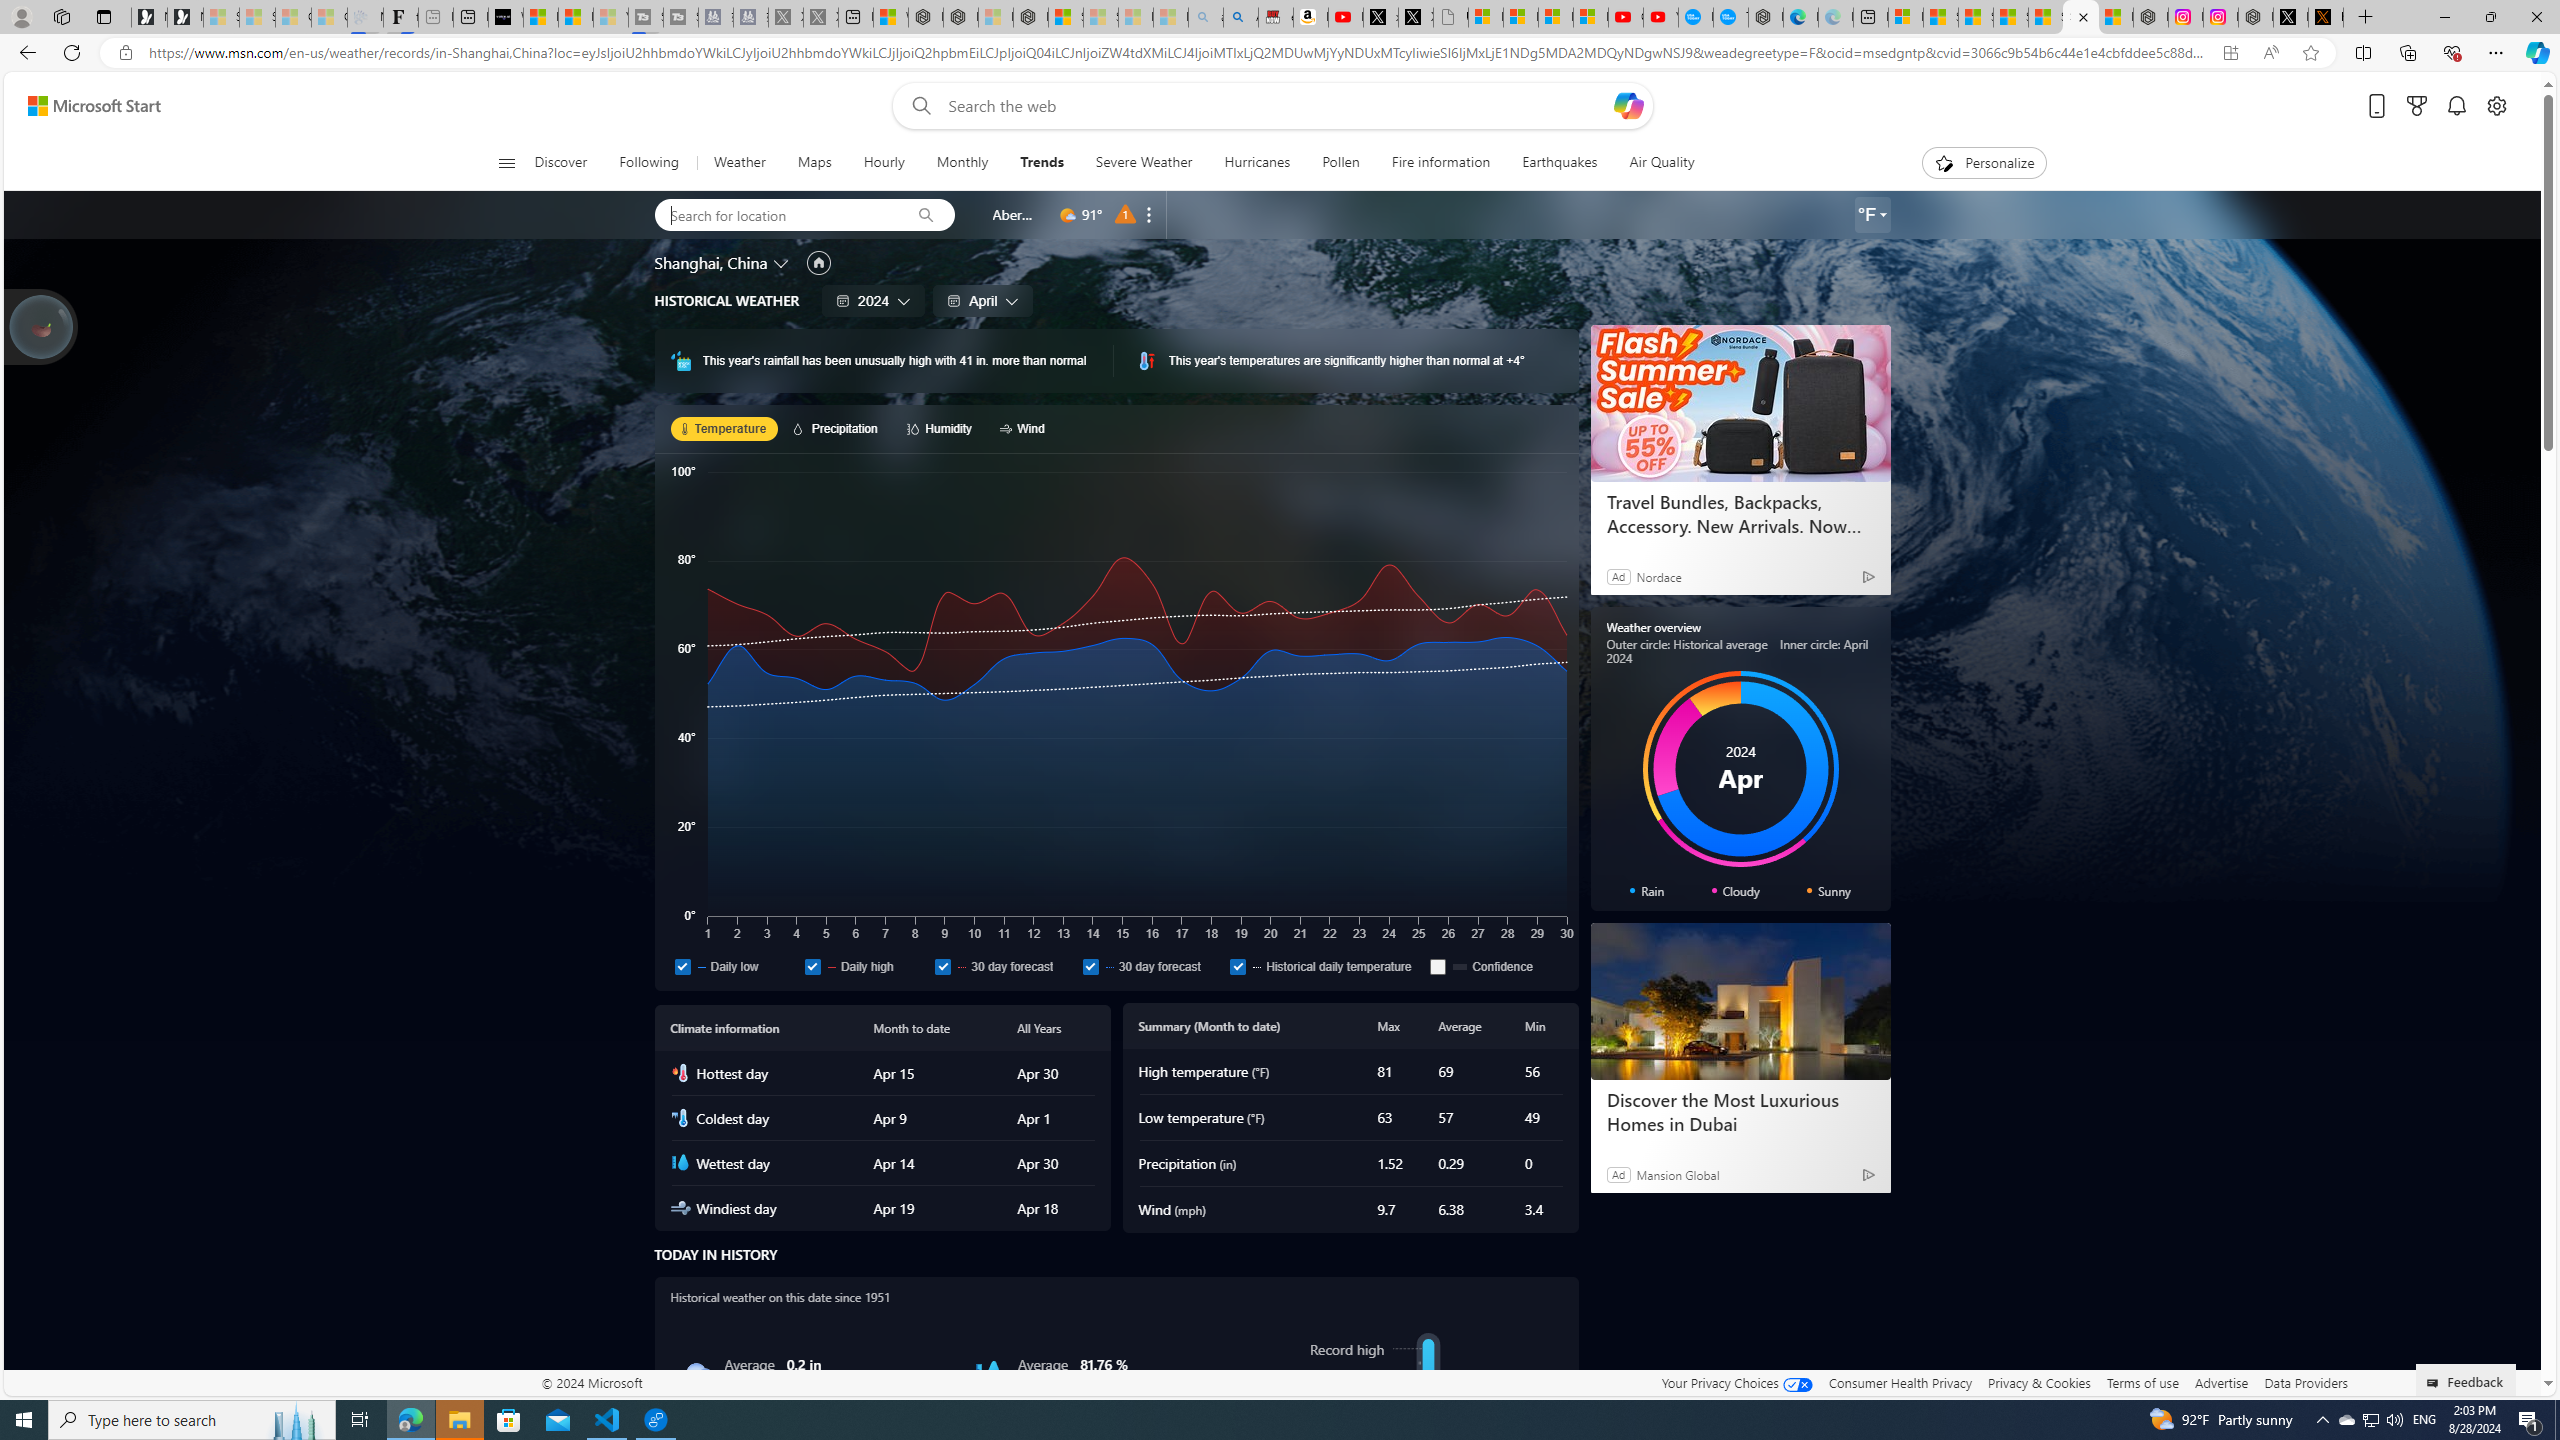  Describe the element at coordinates (723, 428) in the screenshot. I see `'Temperature'` at that location.